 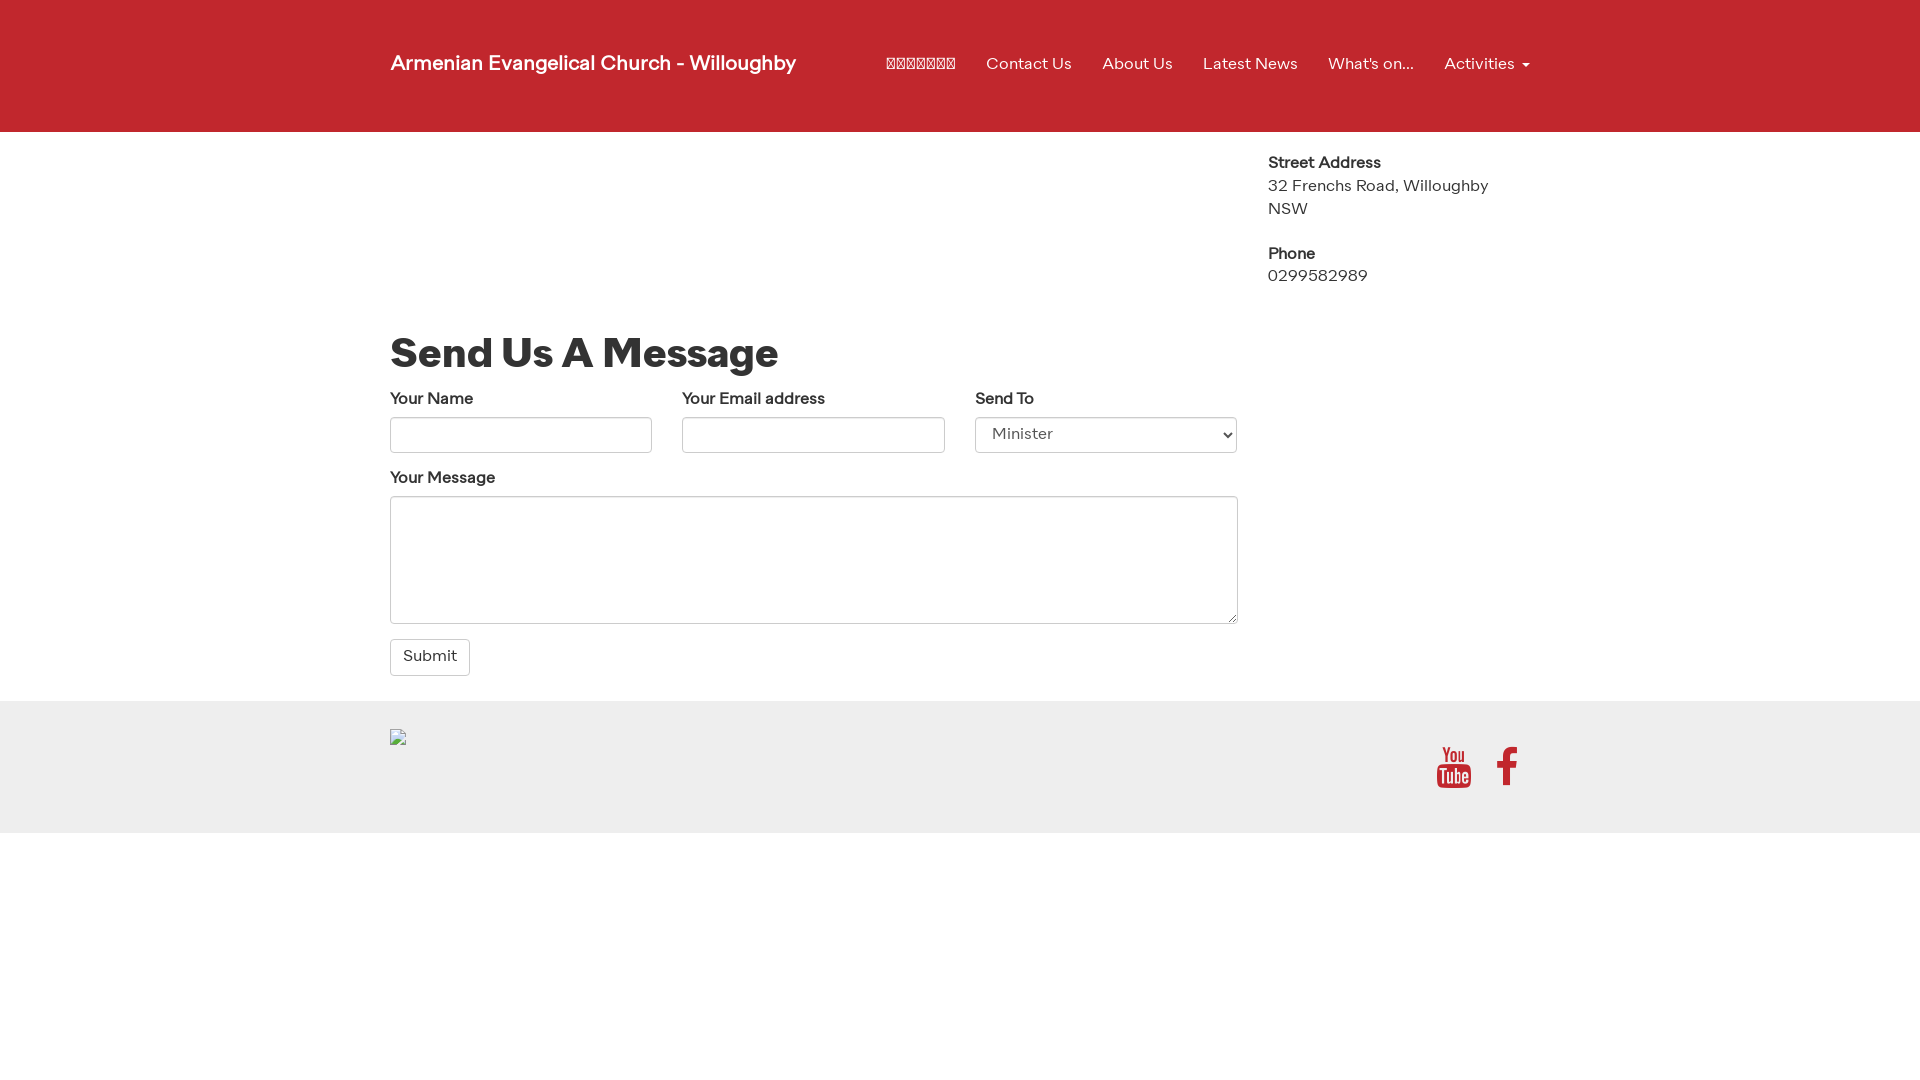 What do you see at coordinates (1479, 64) in the screenshot?
I see `'Activities'` at bounding box center [1479, 64].